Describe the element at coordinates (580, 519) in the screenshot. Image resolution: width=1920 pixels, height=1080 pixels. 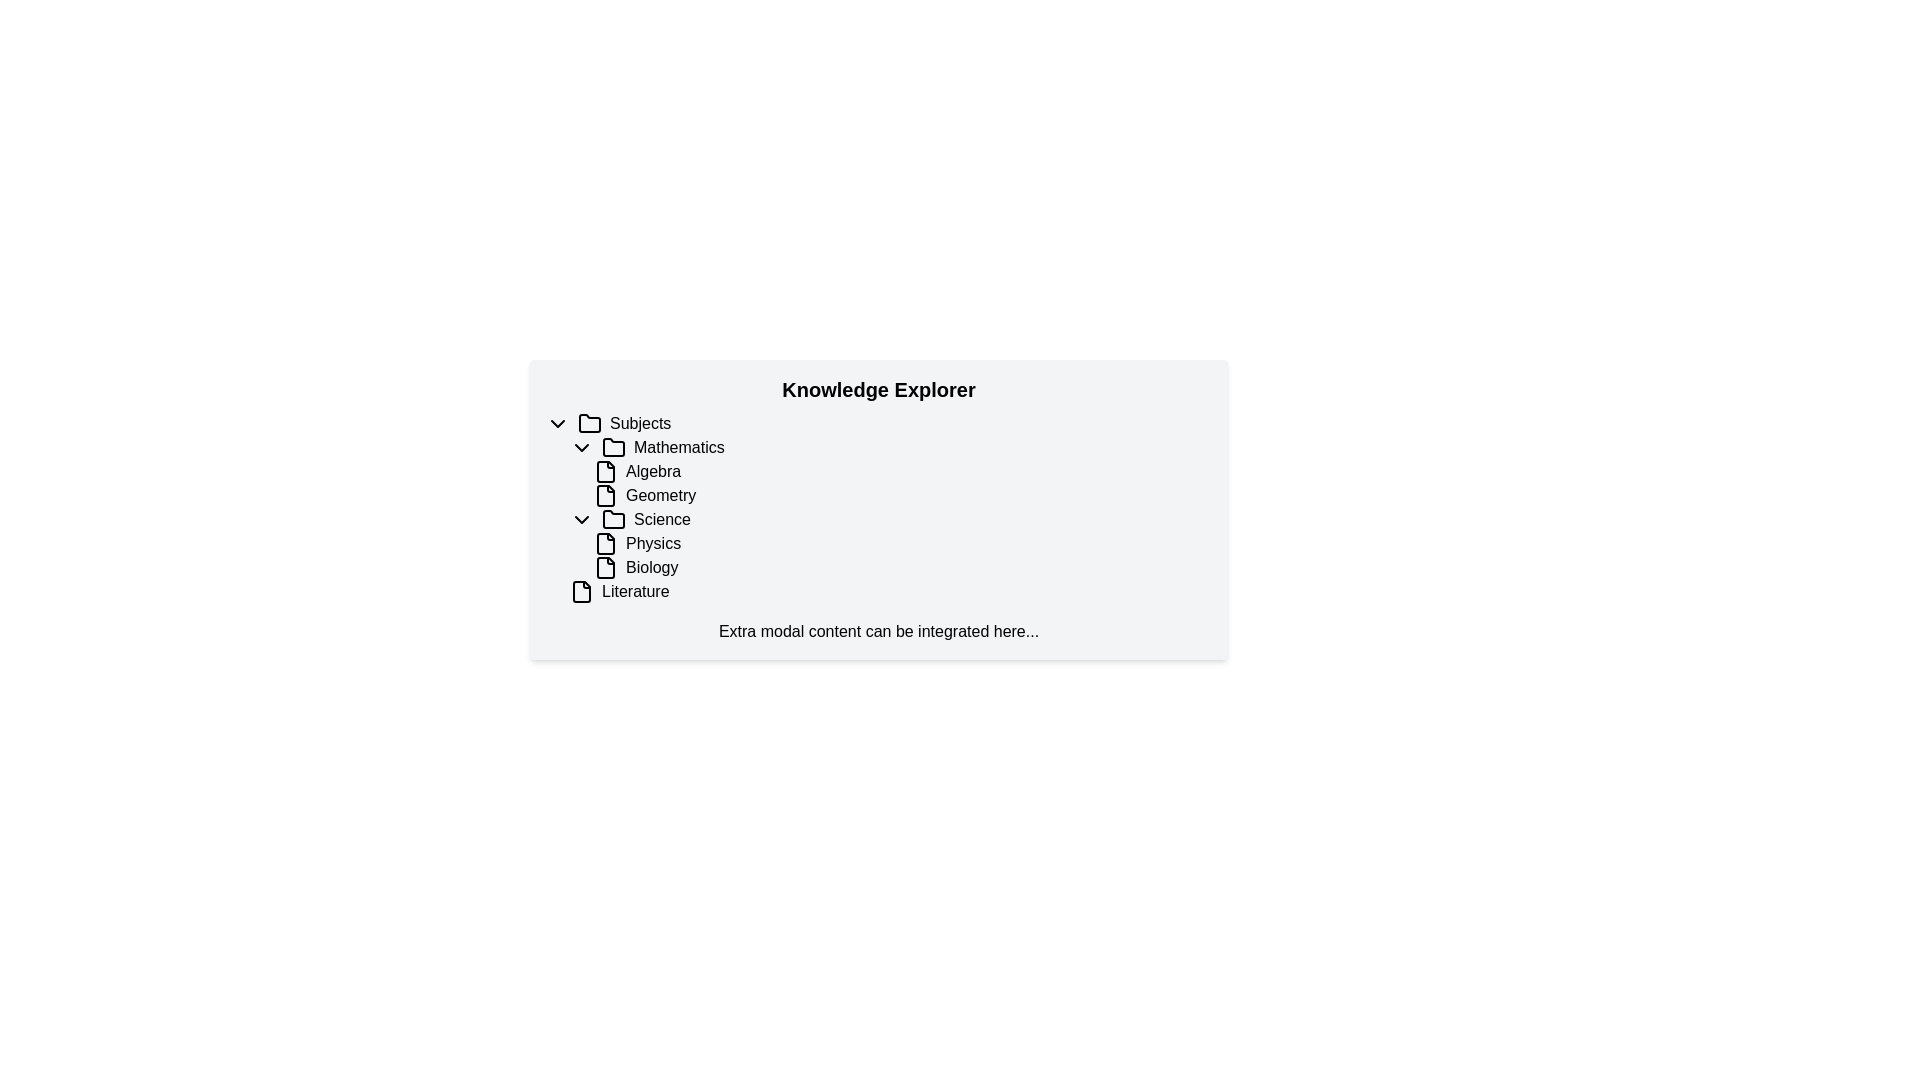
I see `the downward chevron icon` at that location.